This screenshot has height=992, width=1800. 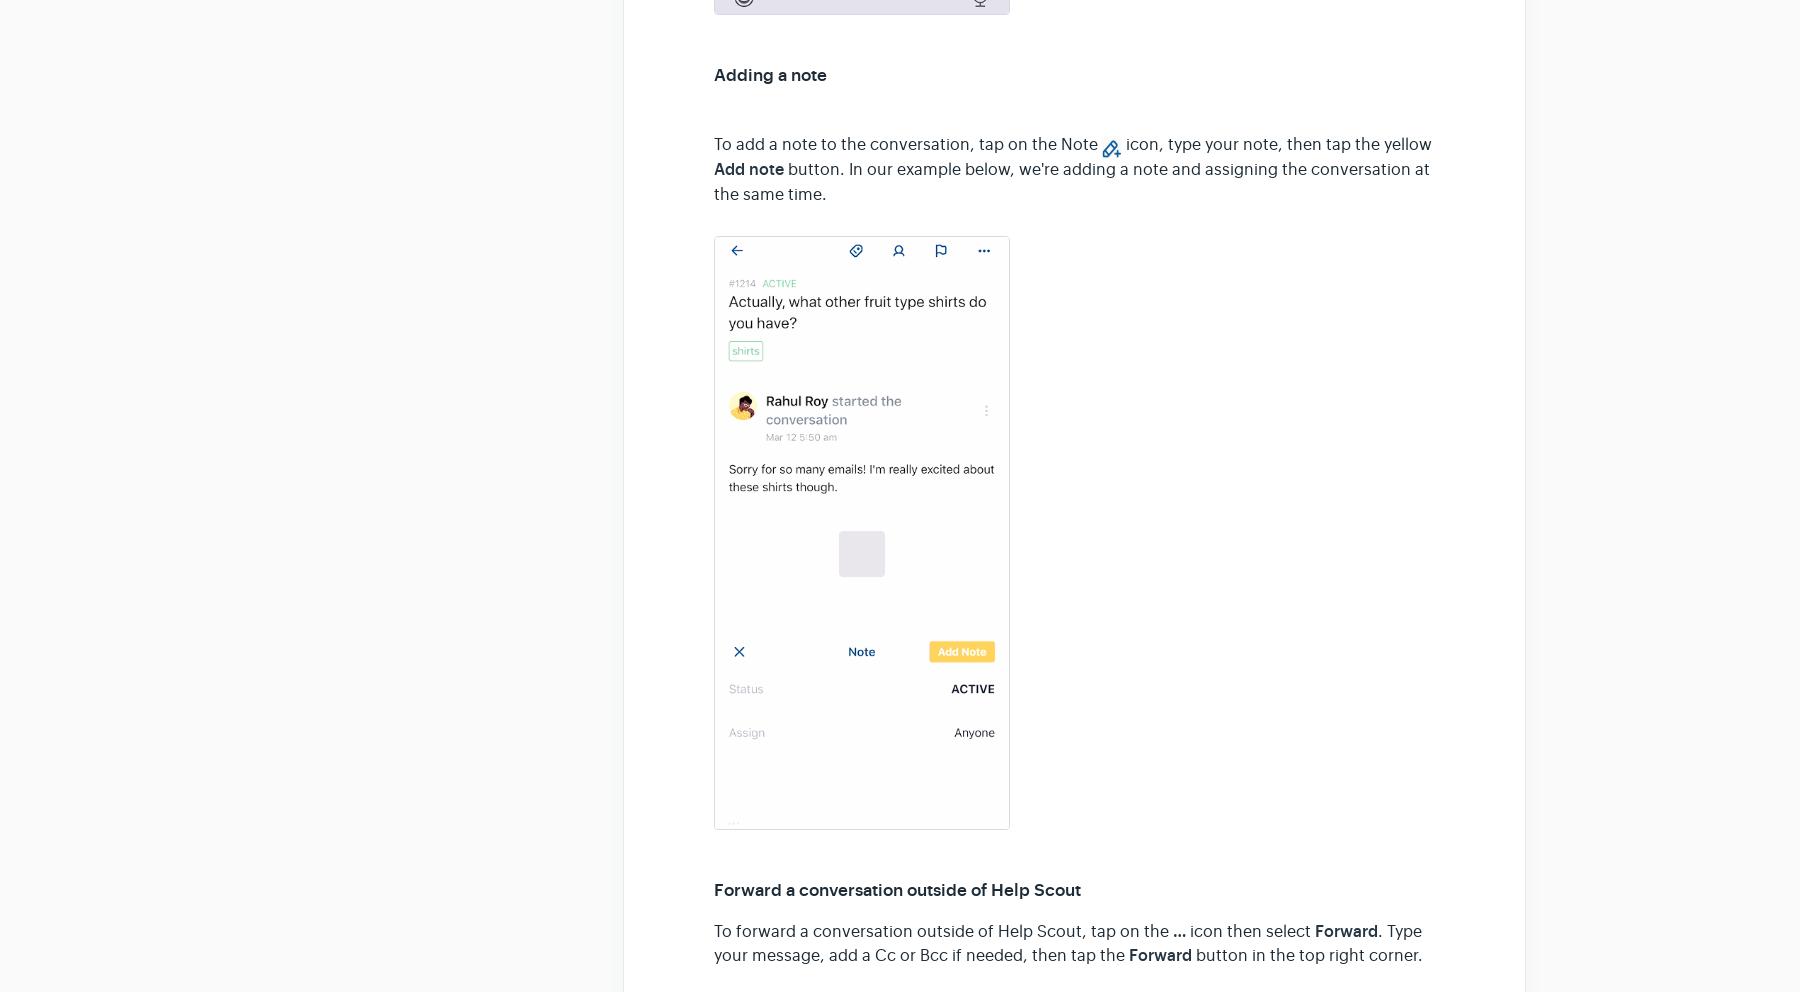 What do you see at coordinates (897, 890) in the screenshot?
I see `'Forward a conversation outside of Help Scout'` at bounding box center [897, 890].